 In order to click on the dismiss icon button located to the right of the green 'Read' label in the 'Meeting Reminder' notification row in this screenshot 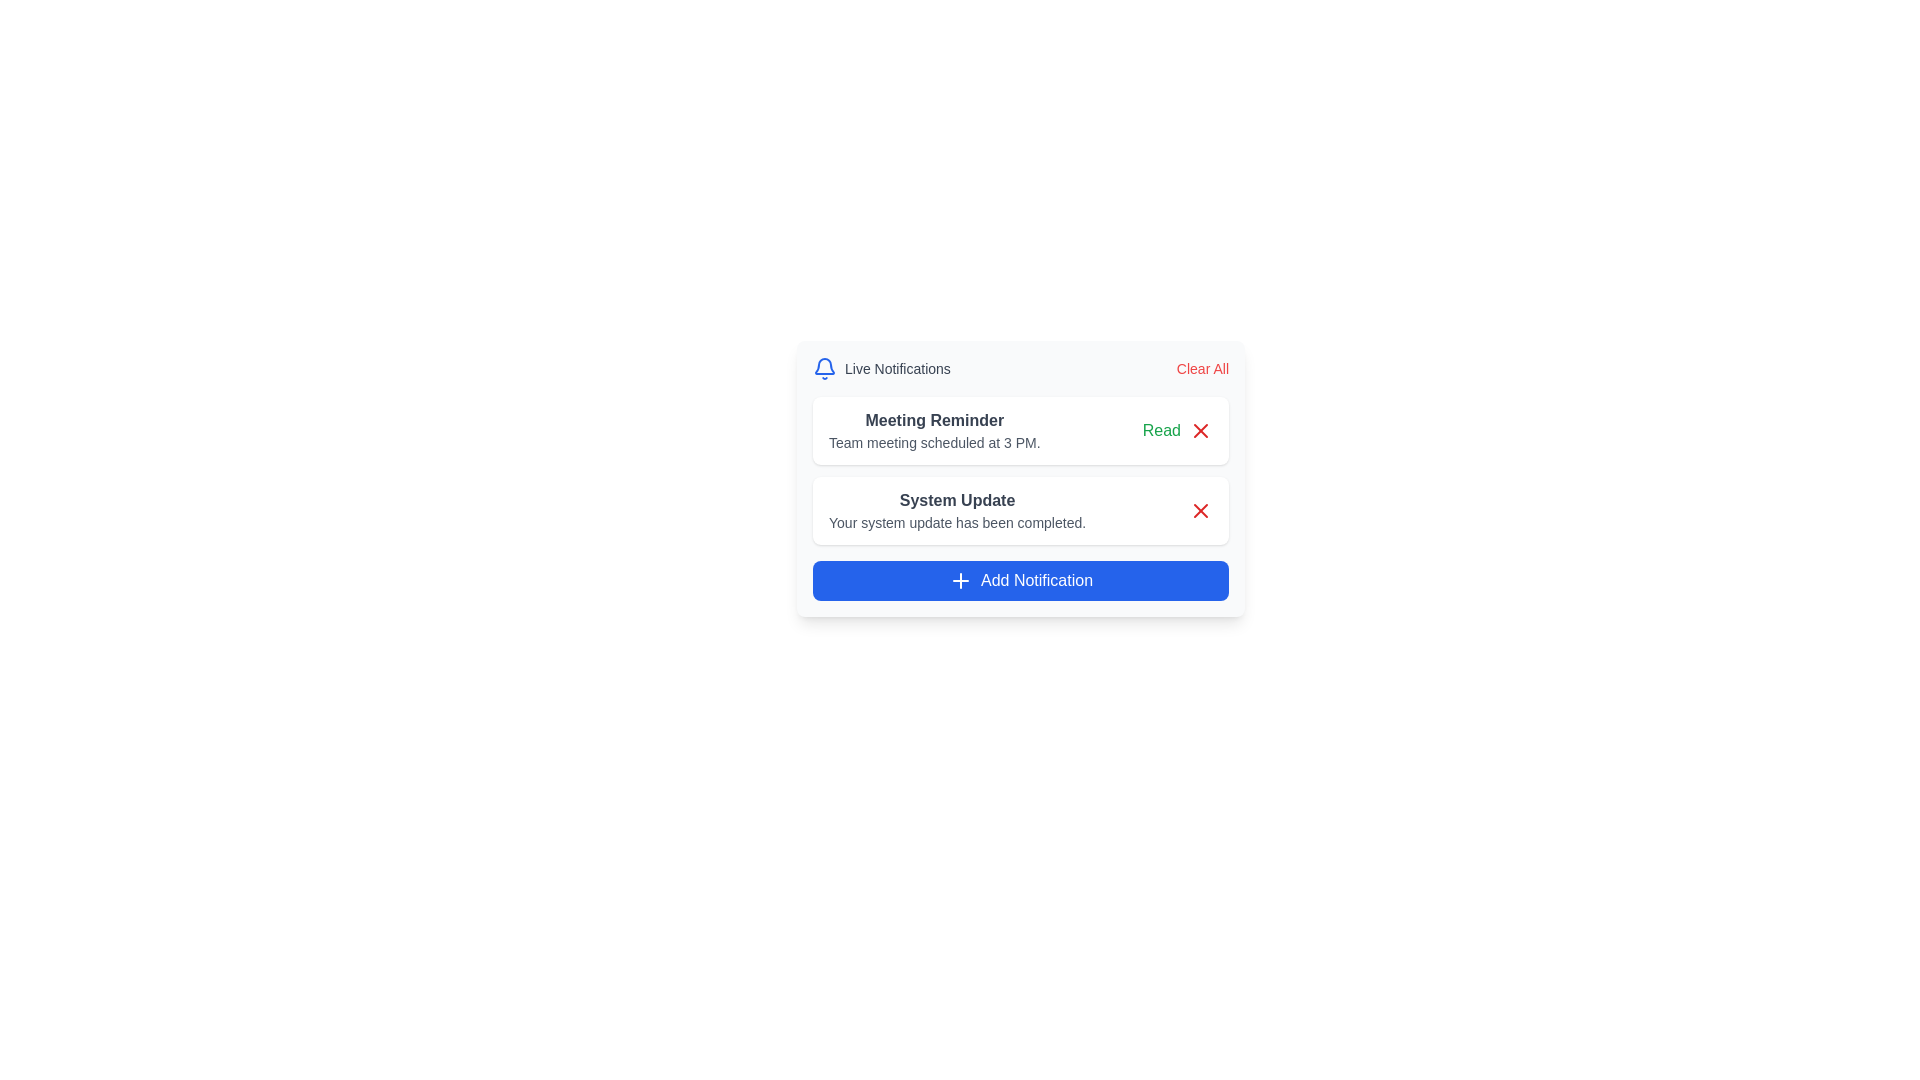, I will do `click(1200, 430)`.